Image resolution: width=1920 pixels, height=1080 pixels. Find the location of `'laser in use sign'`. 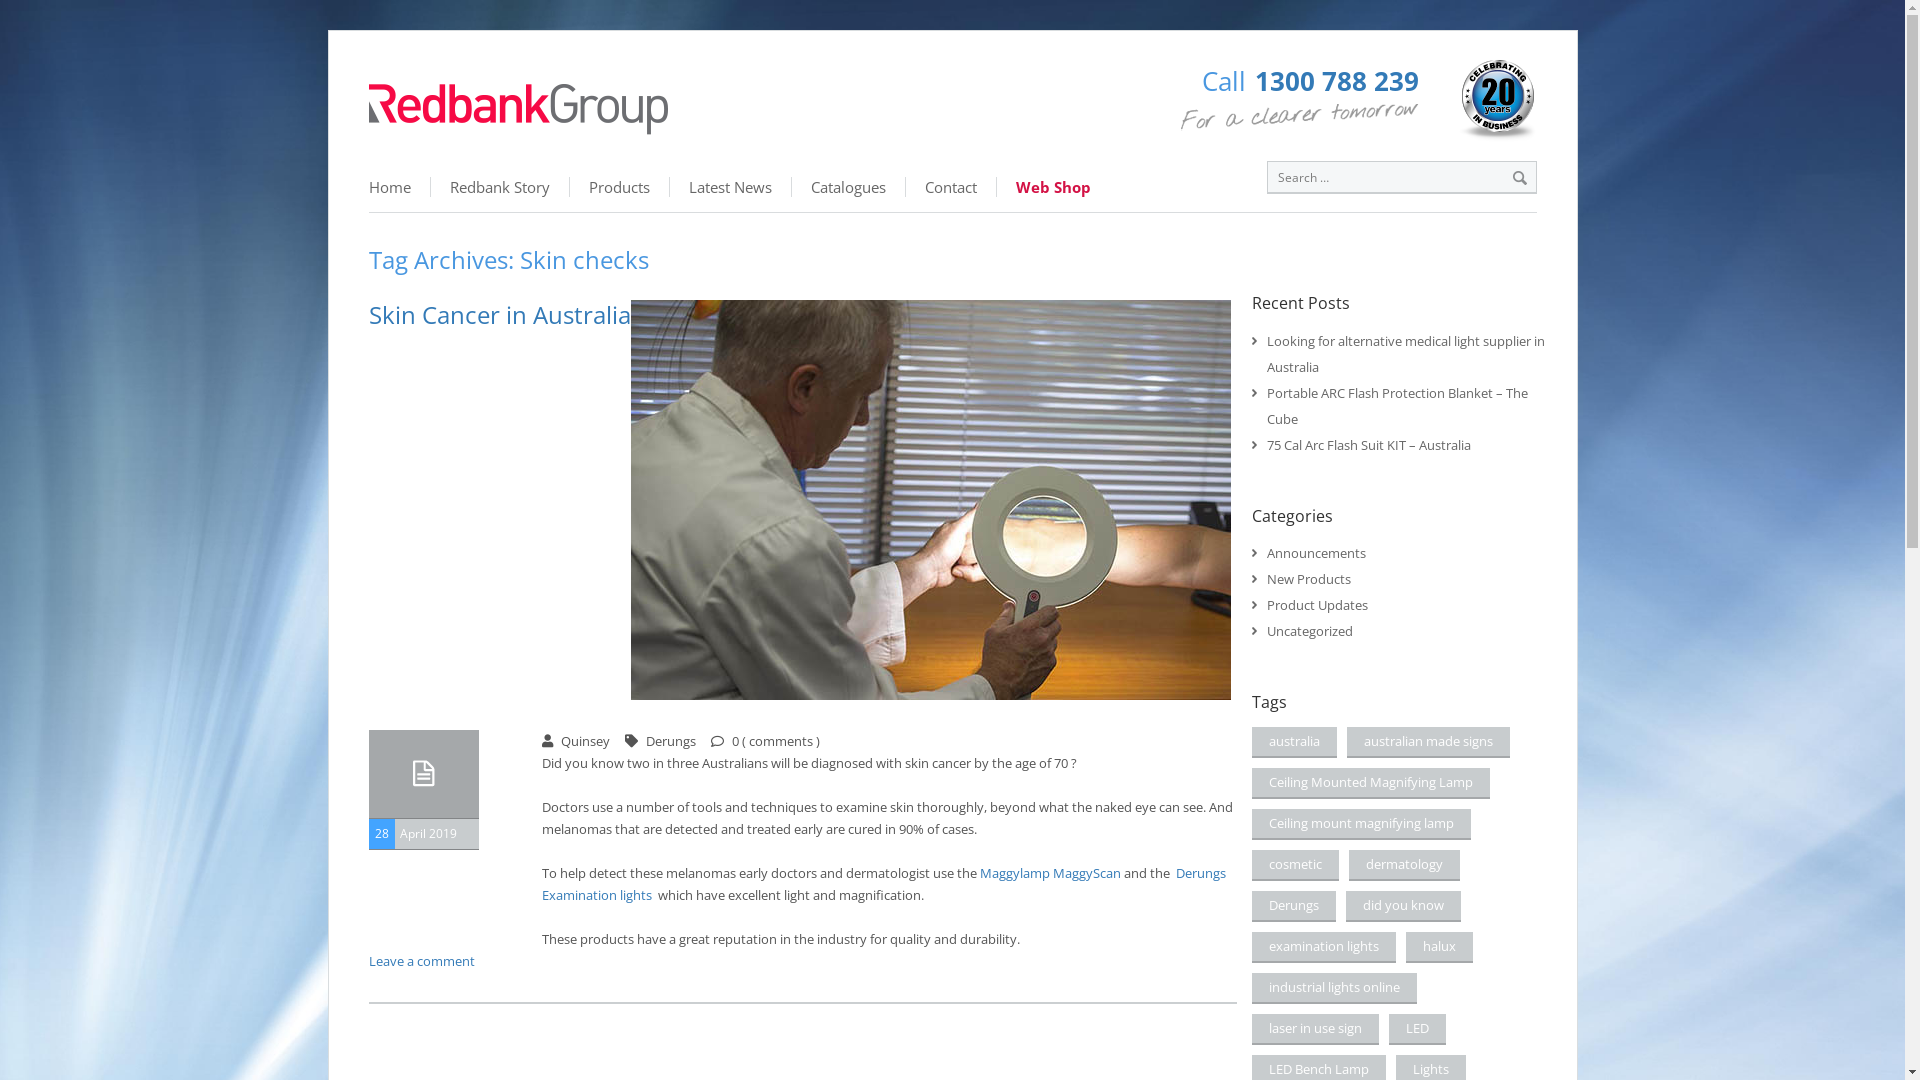

'laser in use sign' is located at coordinates (1251, 1029).